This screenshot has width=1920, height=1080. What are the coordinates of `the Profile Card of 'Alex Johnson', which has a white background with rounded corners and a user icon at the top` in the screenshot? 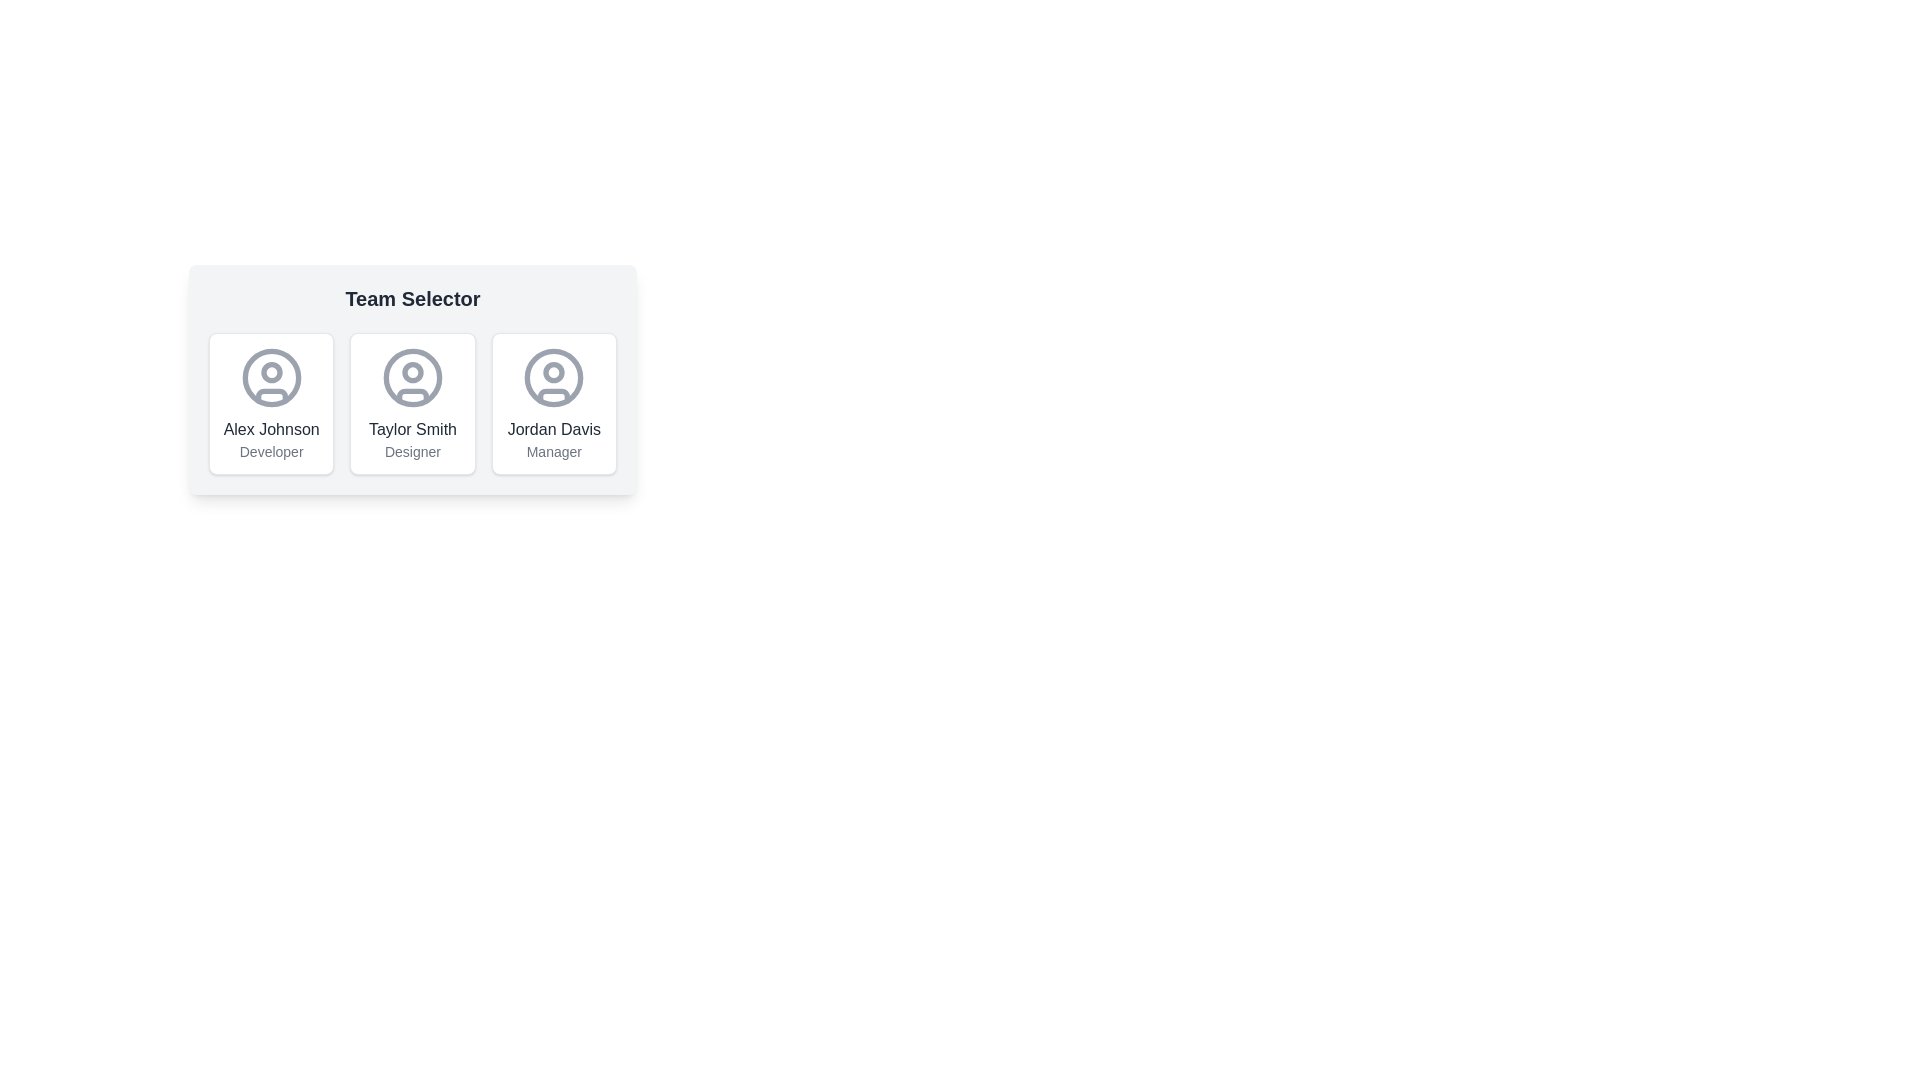 It's located at (270, 404).